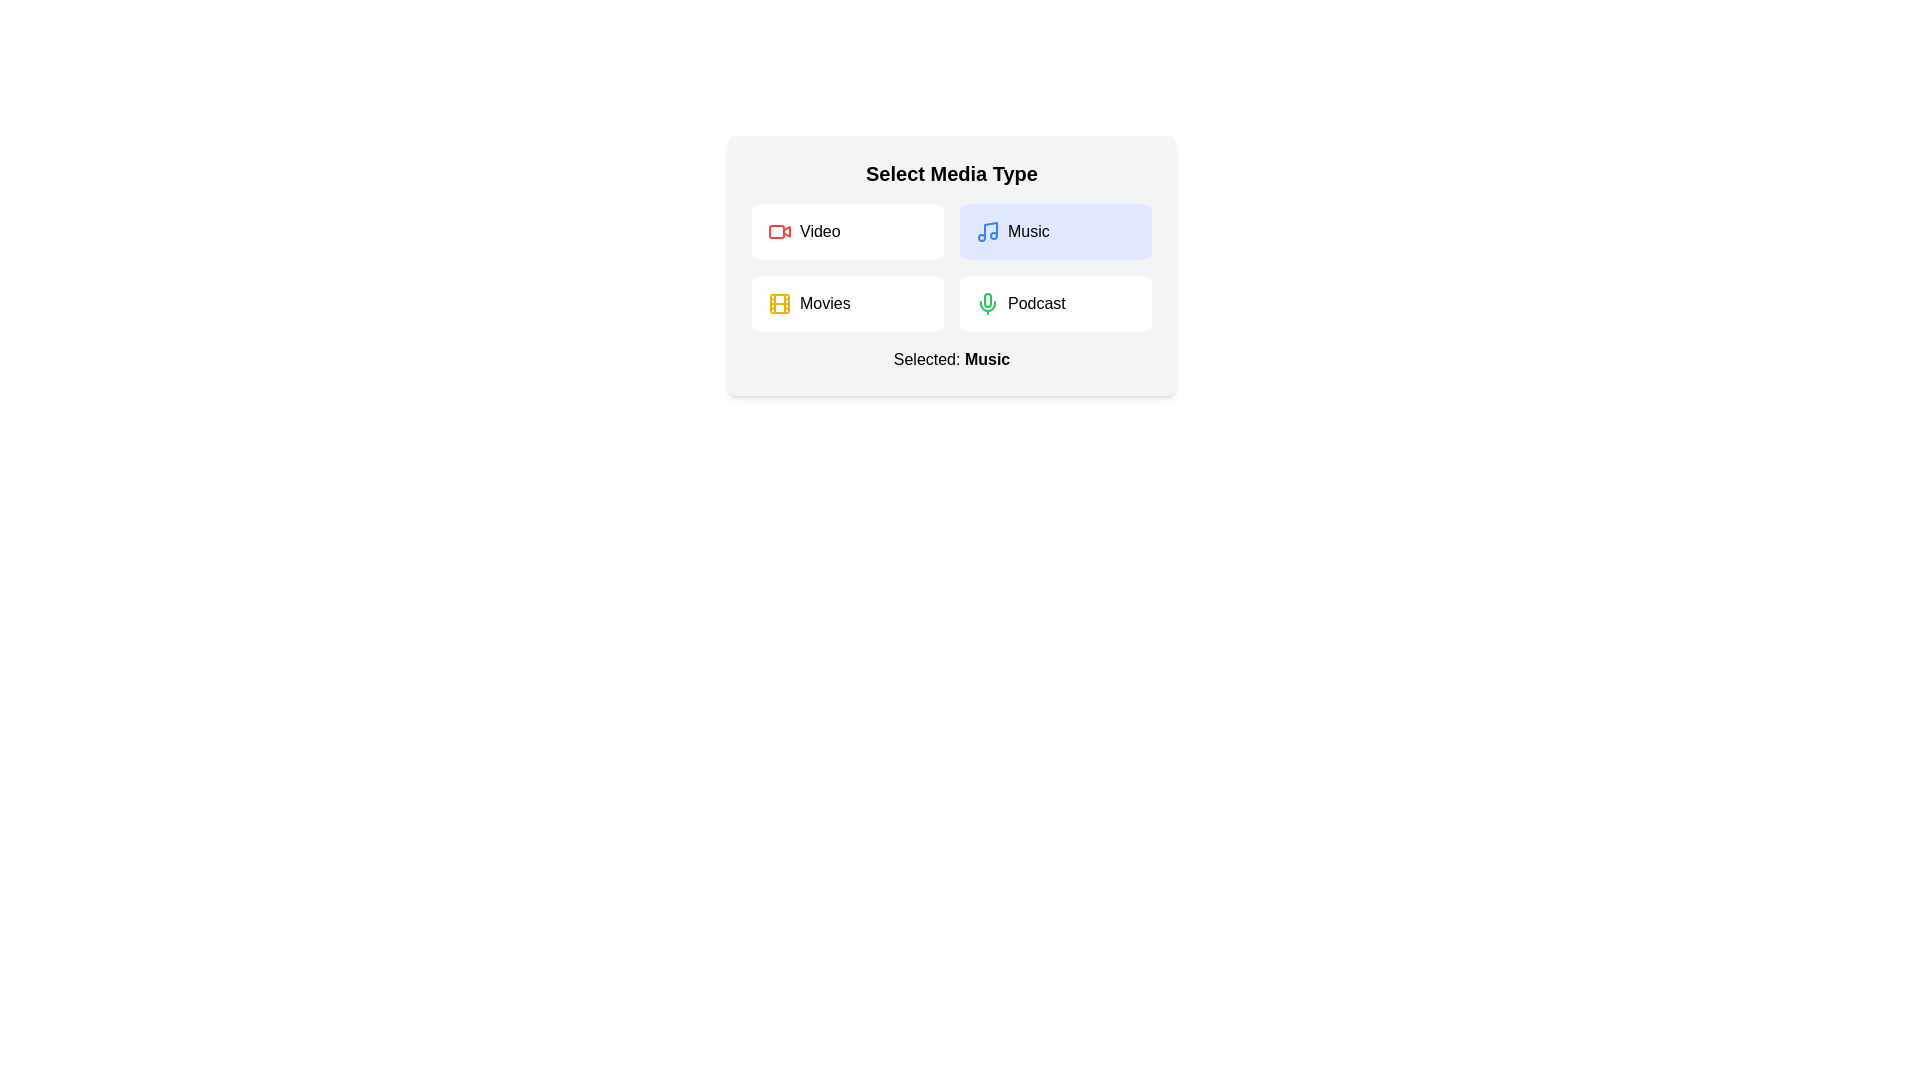  What do you see at coordinates (1055, 230) in the screenshot?
I see `the media type Music by clicking on its corresponding button` at bounding box center [1055, 230].